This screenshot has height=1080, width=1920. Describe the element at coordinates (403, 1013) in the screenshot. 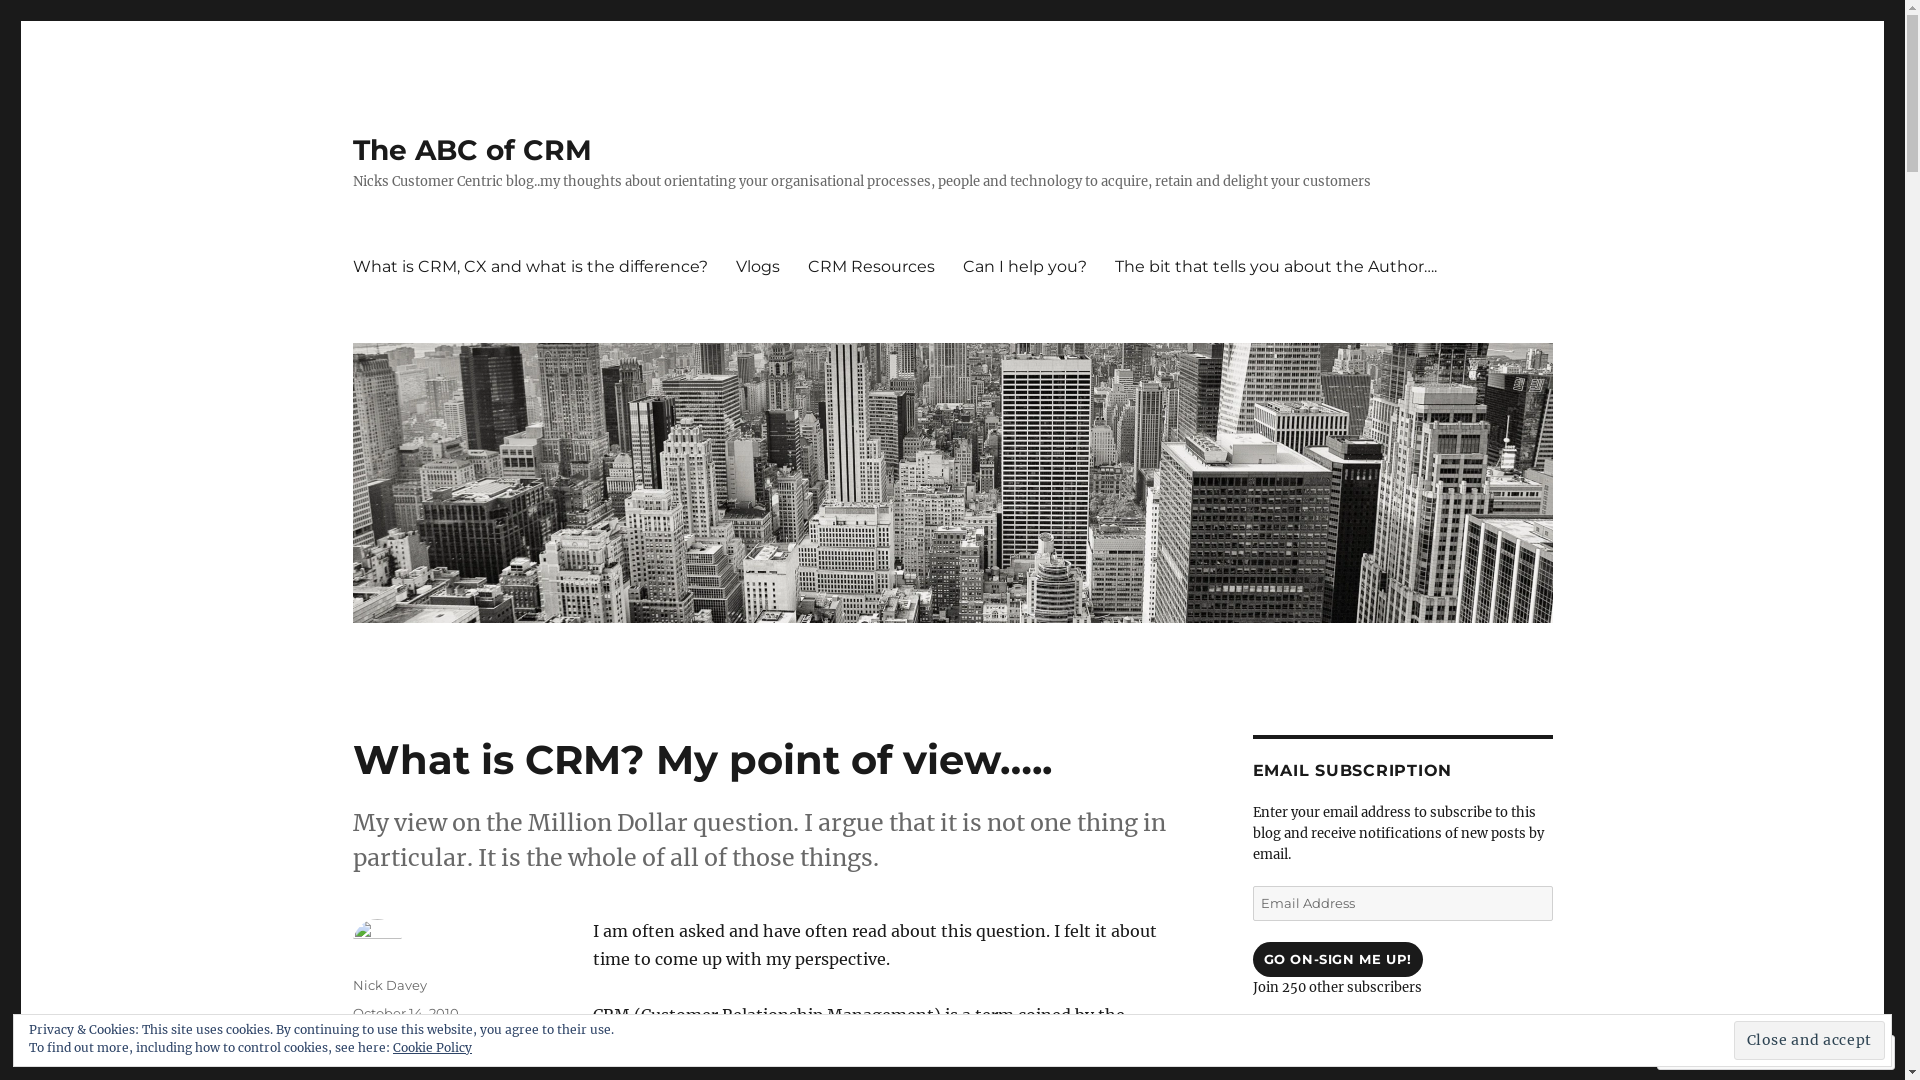

I see `'October 14, 2010'` at that location.